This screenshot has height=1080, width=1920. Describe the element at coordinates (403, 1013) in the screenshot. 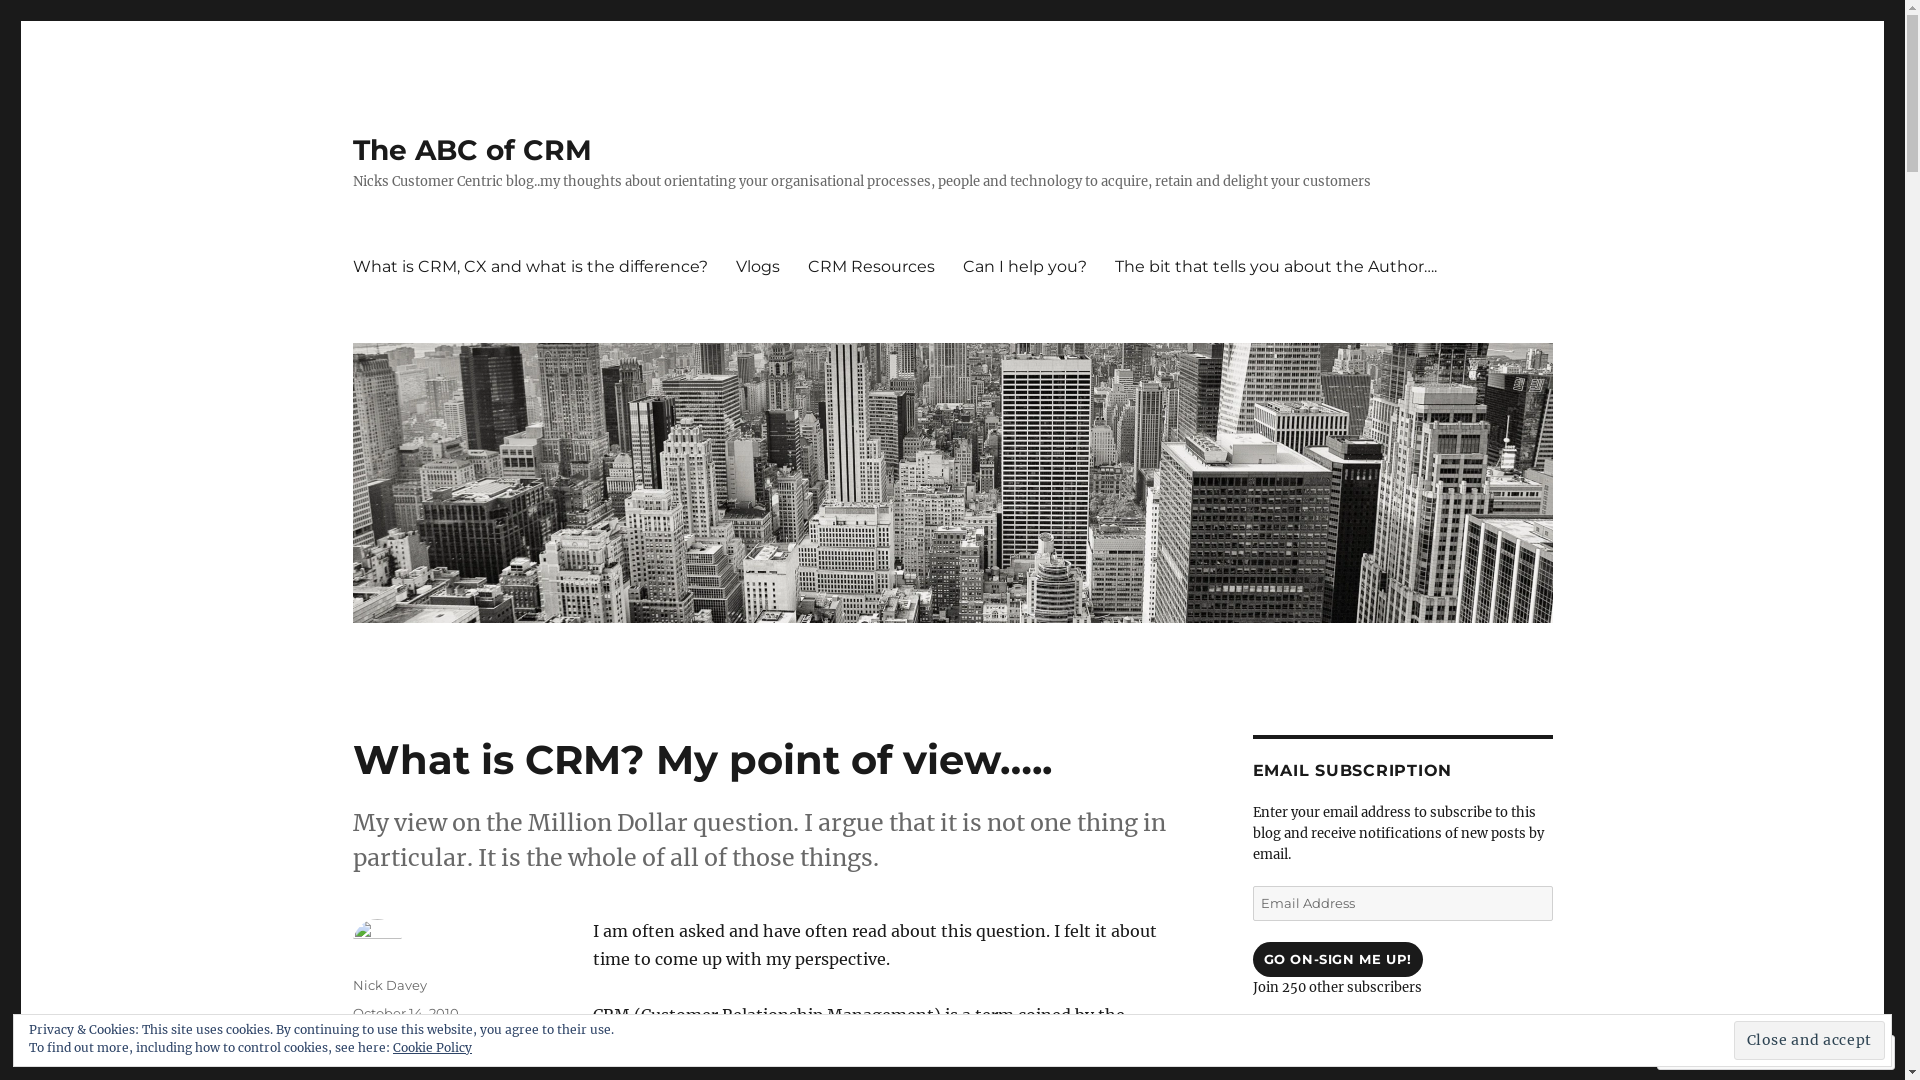

I see `'October 14, 2010'` at that location.